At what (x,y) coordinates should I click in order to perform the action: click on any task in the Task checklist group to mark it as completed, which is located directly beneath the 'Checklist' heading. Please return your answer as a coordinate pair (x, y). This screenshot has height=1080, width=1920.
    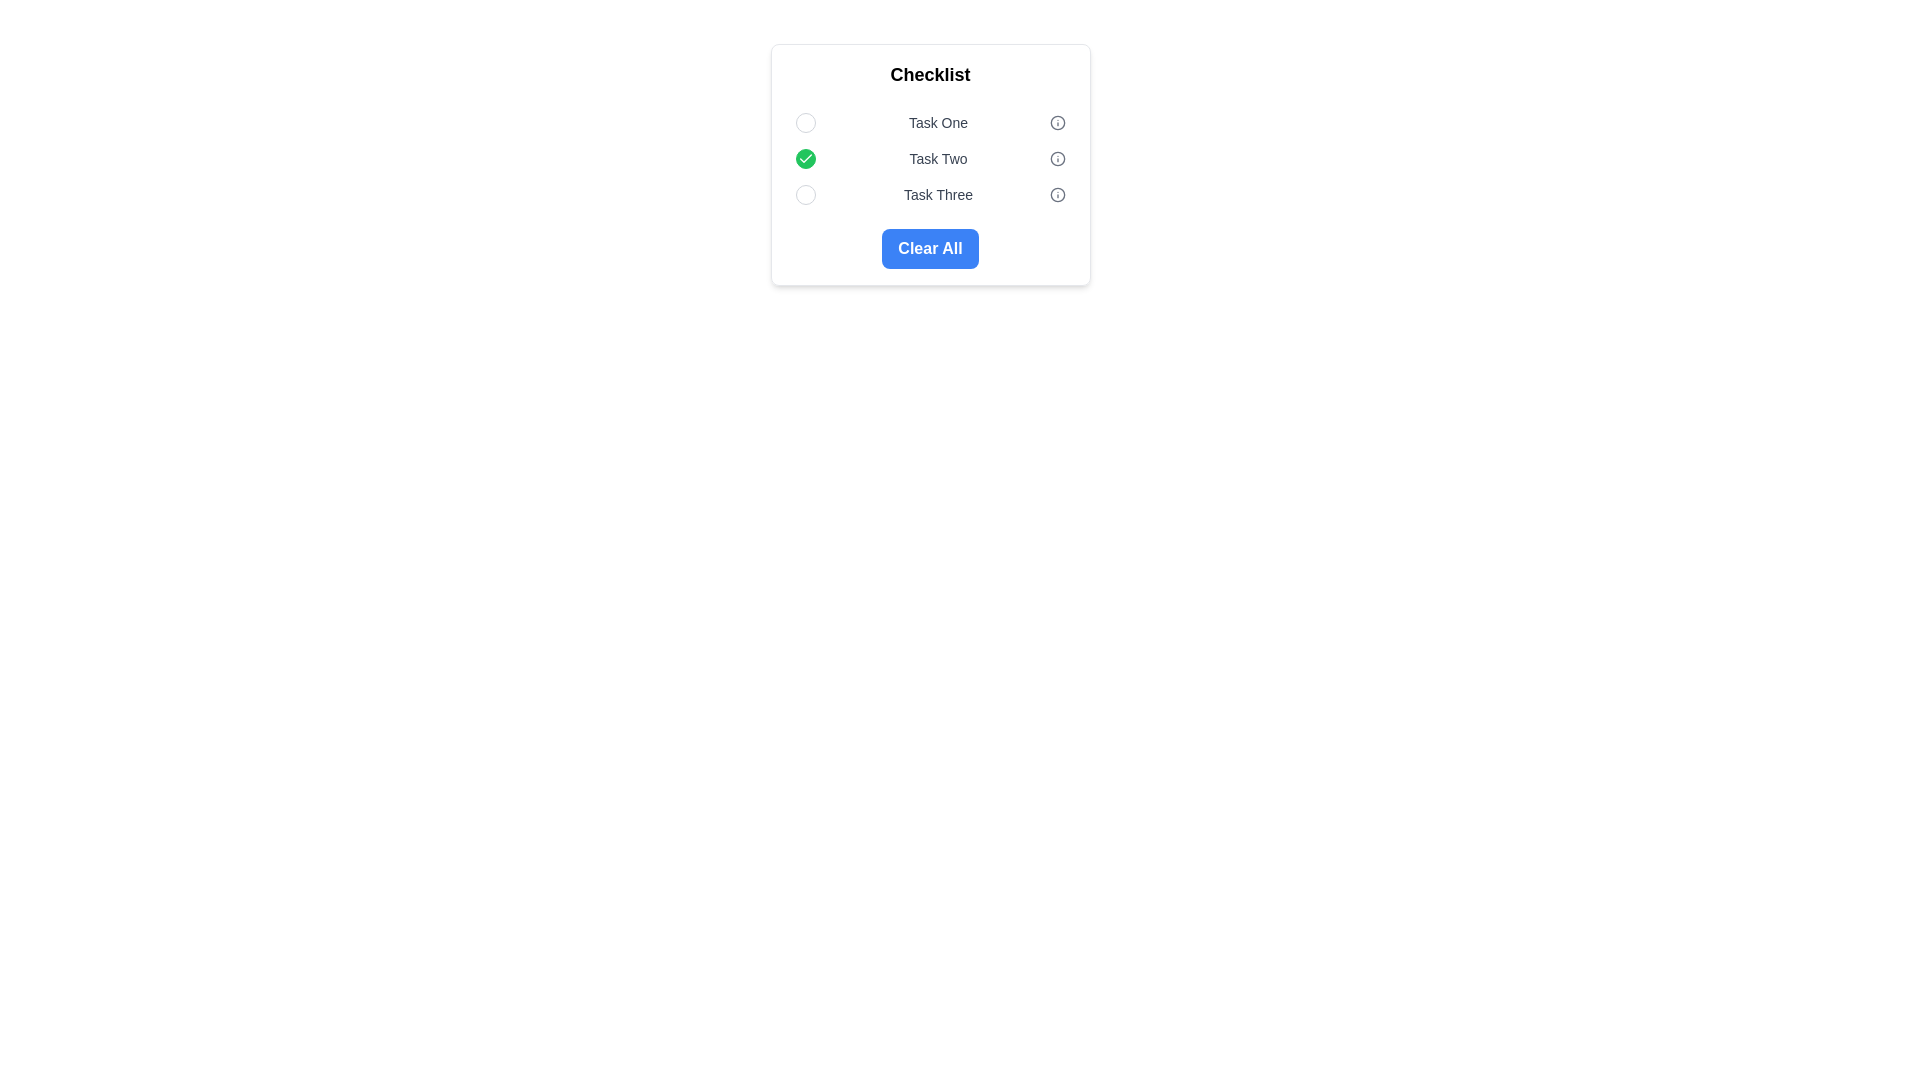
    Looking at the image, I should click on (929, 157).